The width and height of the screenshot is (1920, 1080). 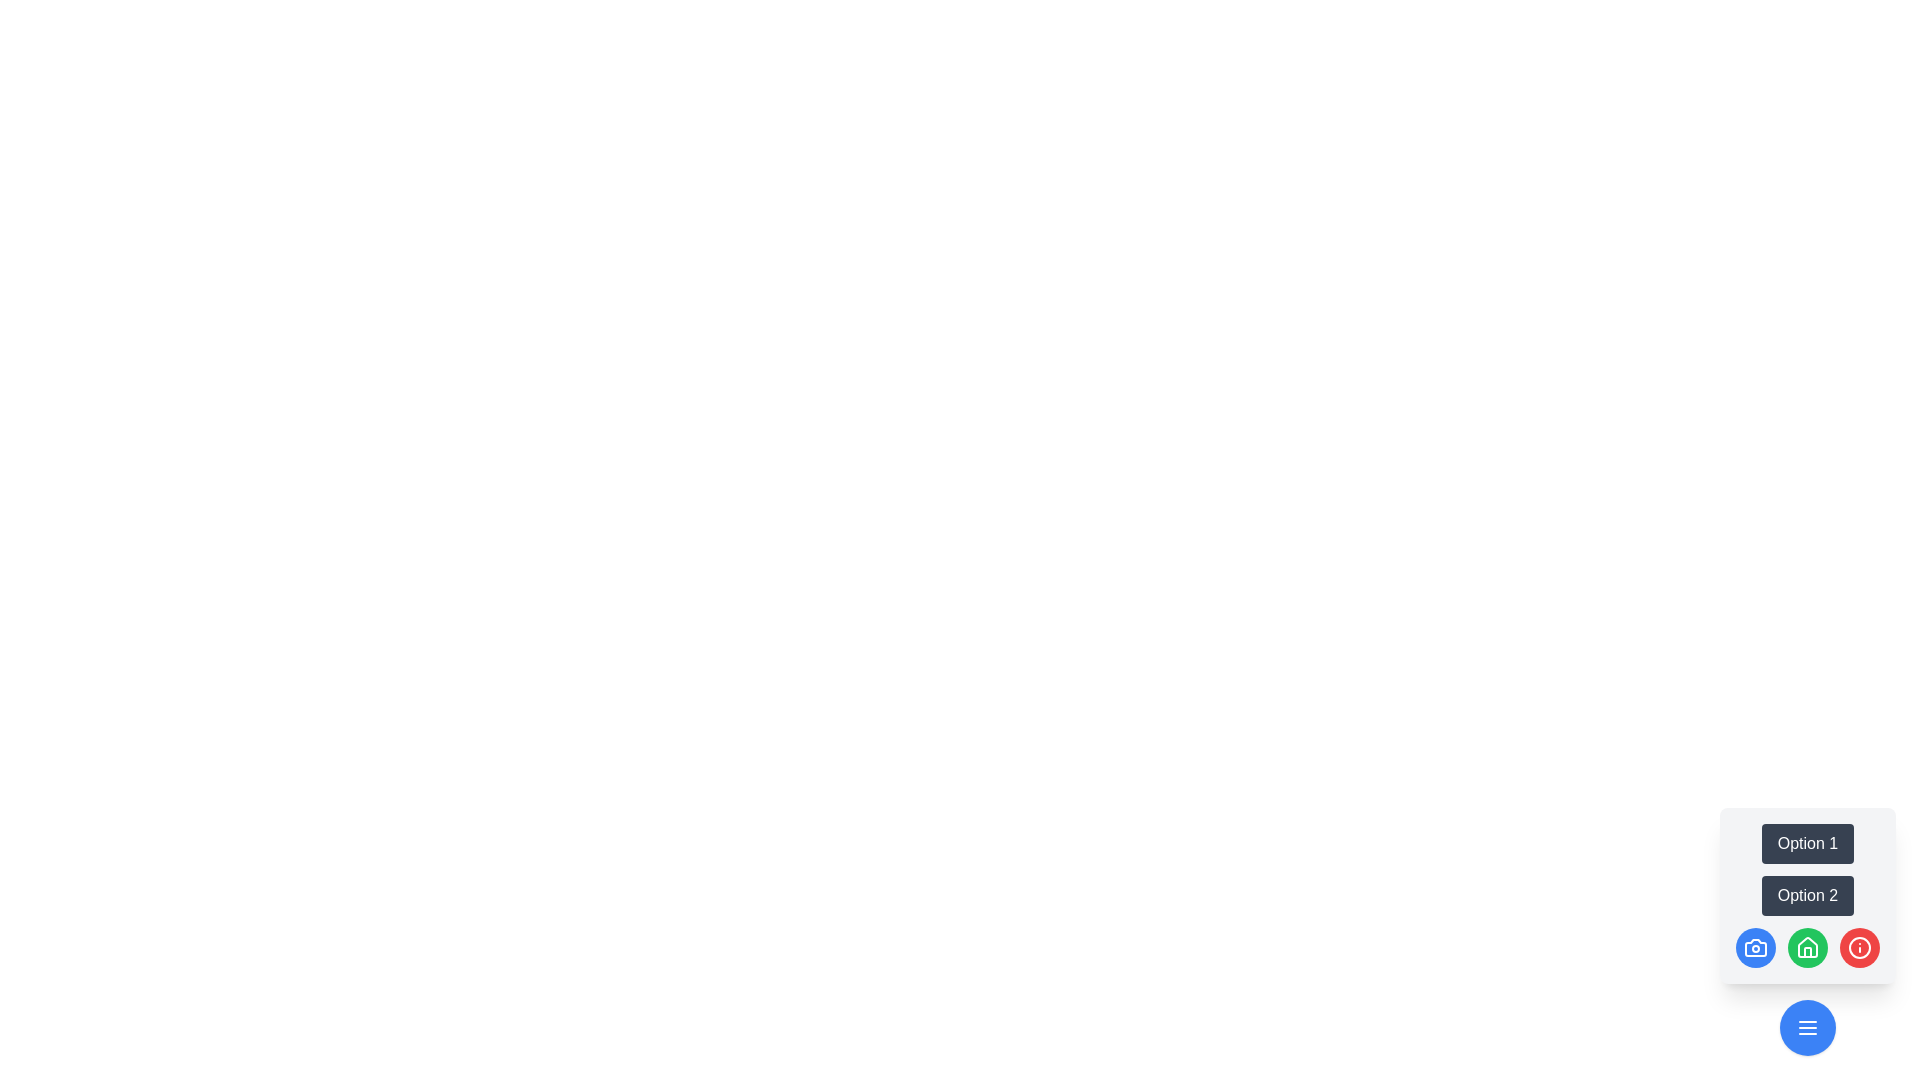 What do you see at coordinates (1808, 1028) in the screenshot?
I see `the circular button with a blue background and a white menu icon` at bounding box center [1808, 1028].